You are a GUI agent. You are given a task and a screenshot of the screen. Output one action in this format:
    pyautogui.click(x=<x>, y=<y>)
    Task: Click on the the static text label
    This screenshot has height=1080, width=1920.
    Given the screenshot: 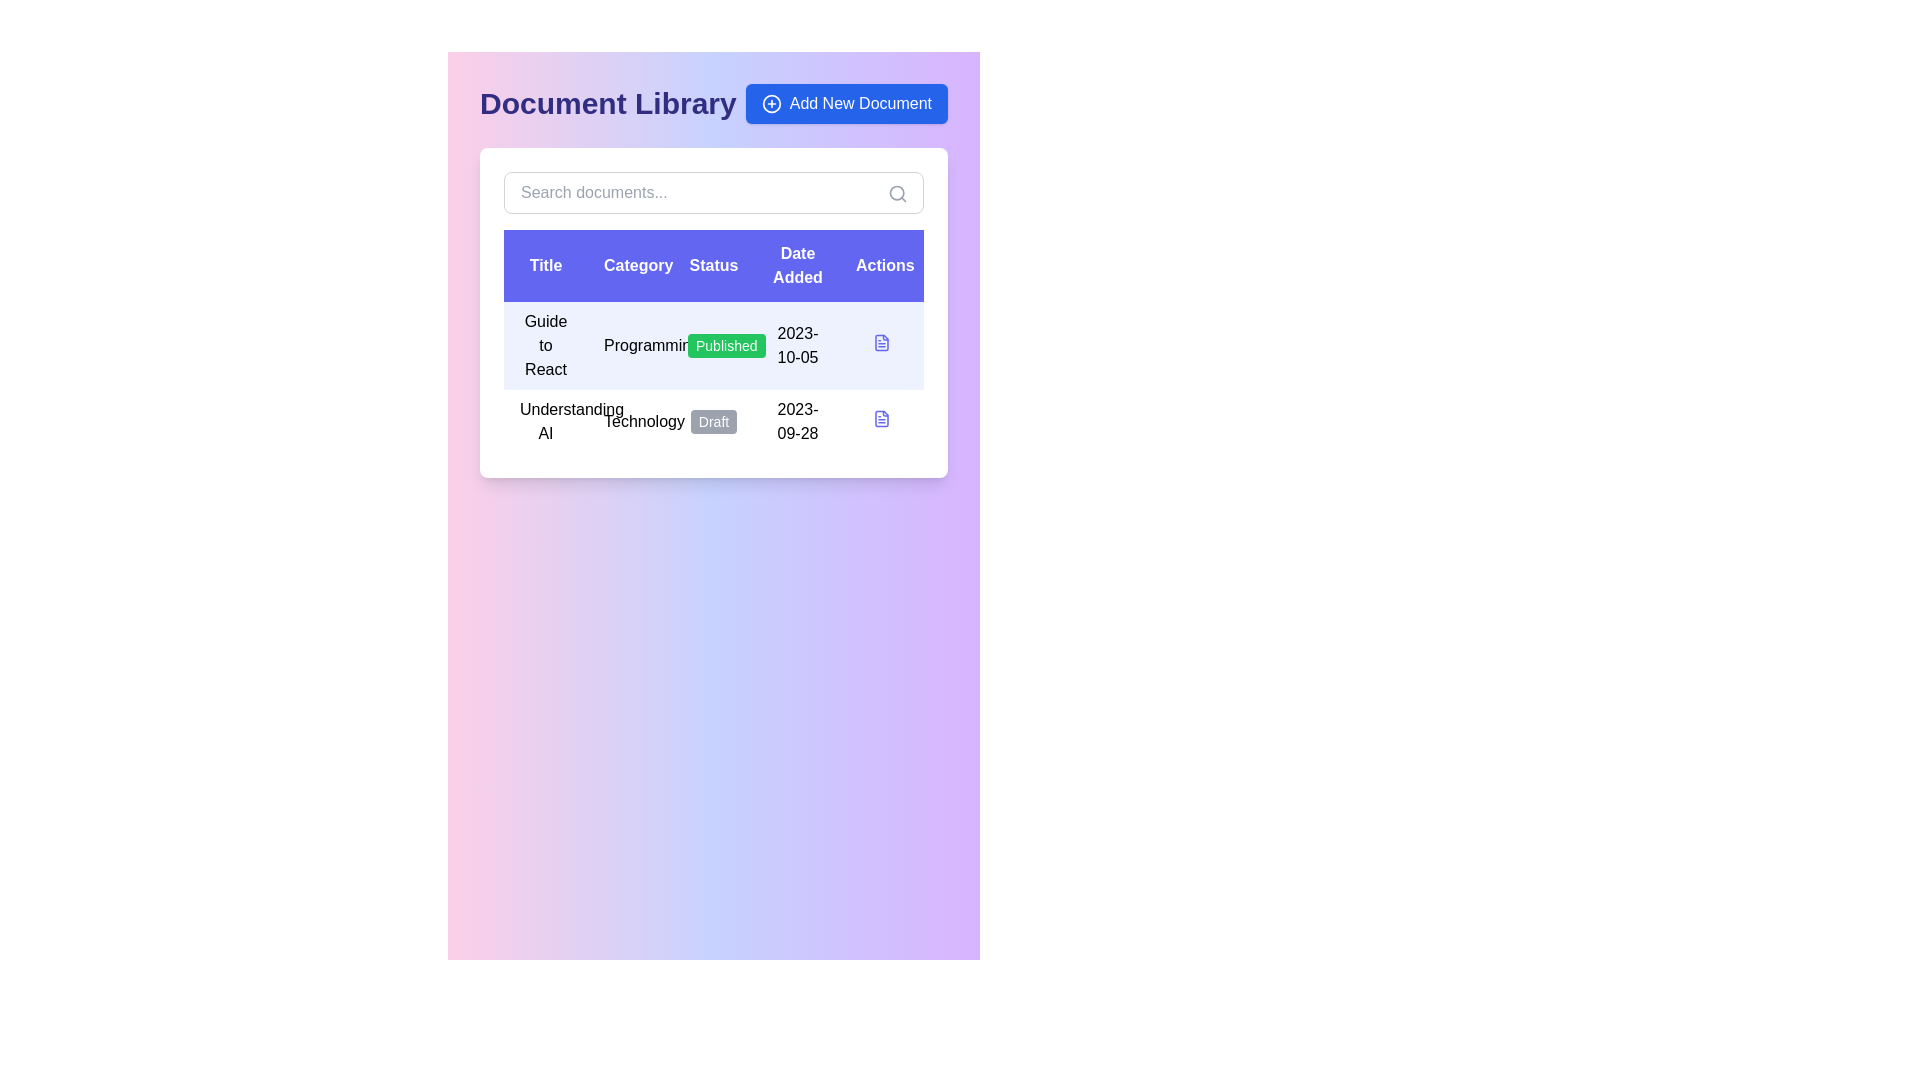 What is the action you would take?
    pyautogui.click(x=546, y=345)
    